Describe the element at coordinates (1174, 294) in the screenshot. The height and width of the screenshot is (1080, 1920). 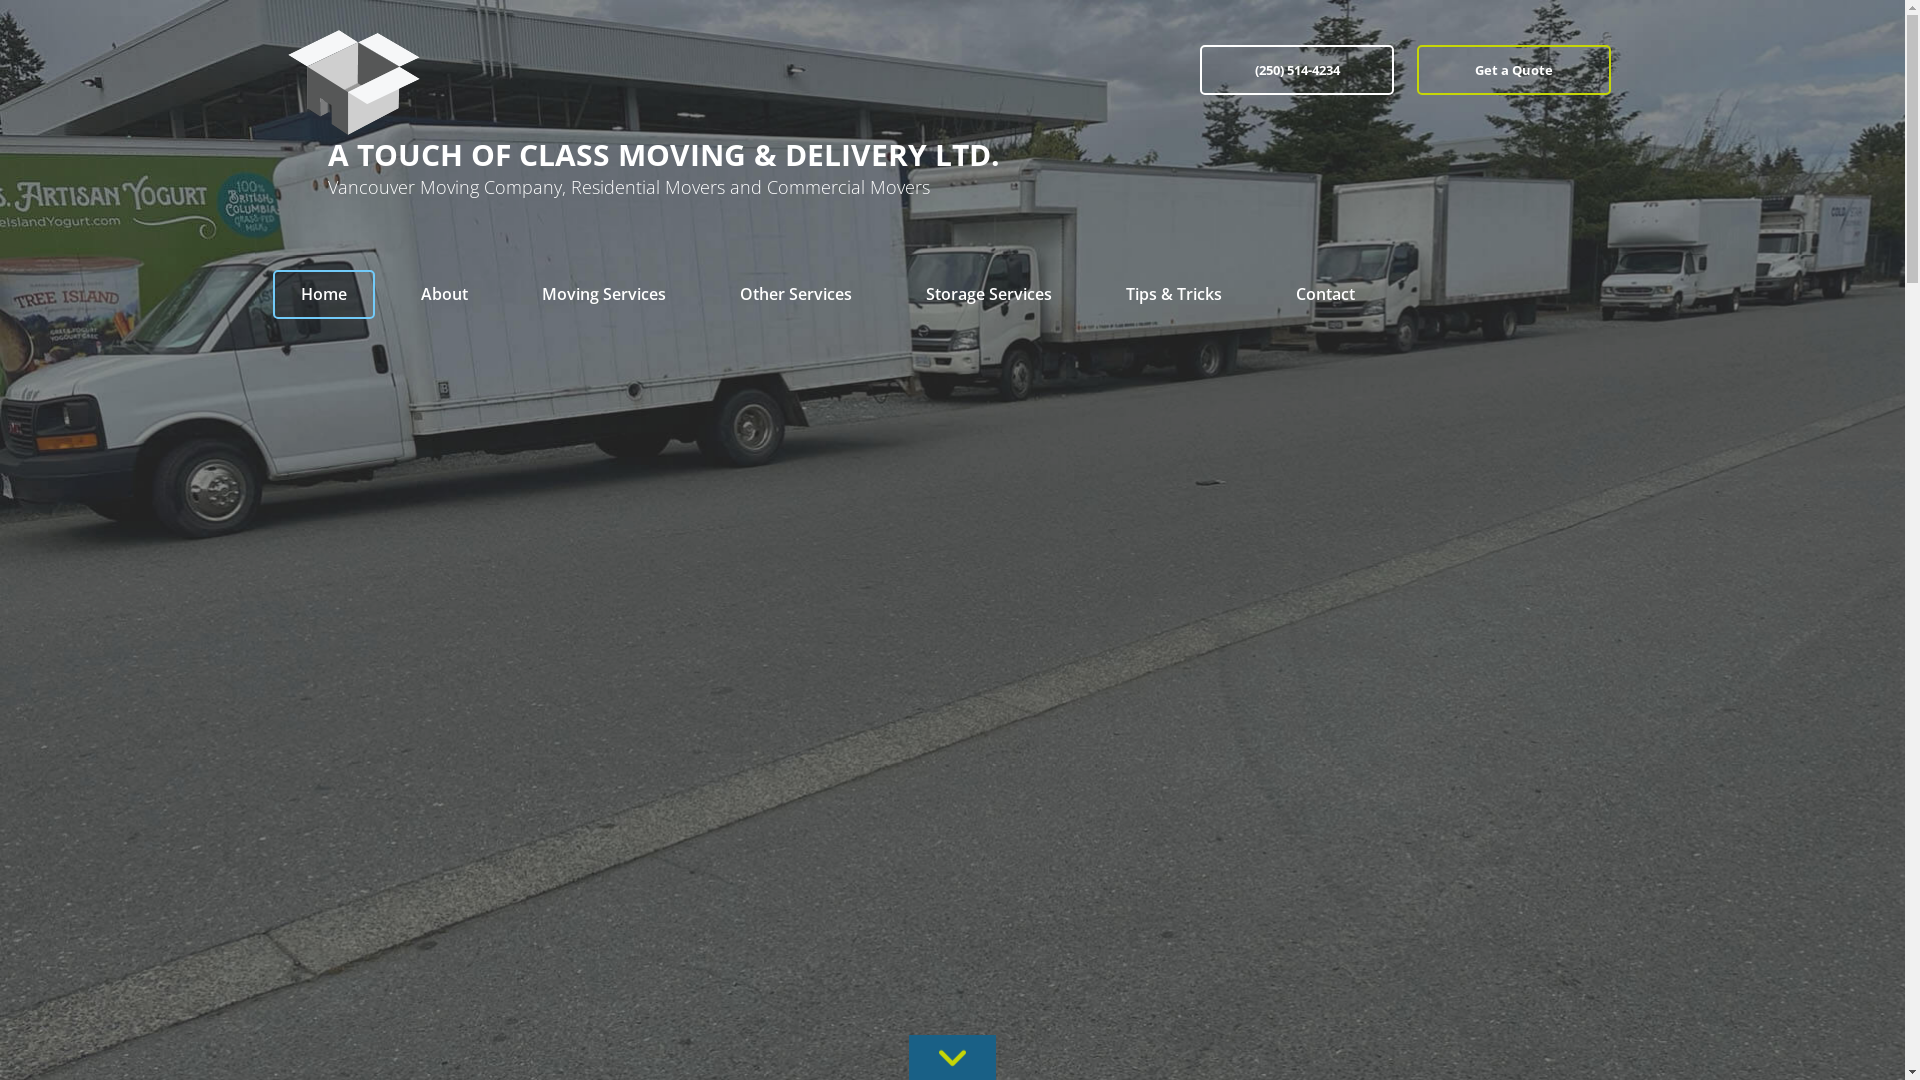
I see `'Tips & Tricks'` at that location.